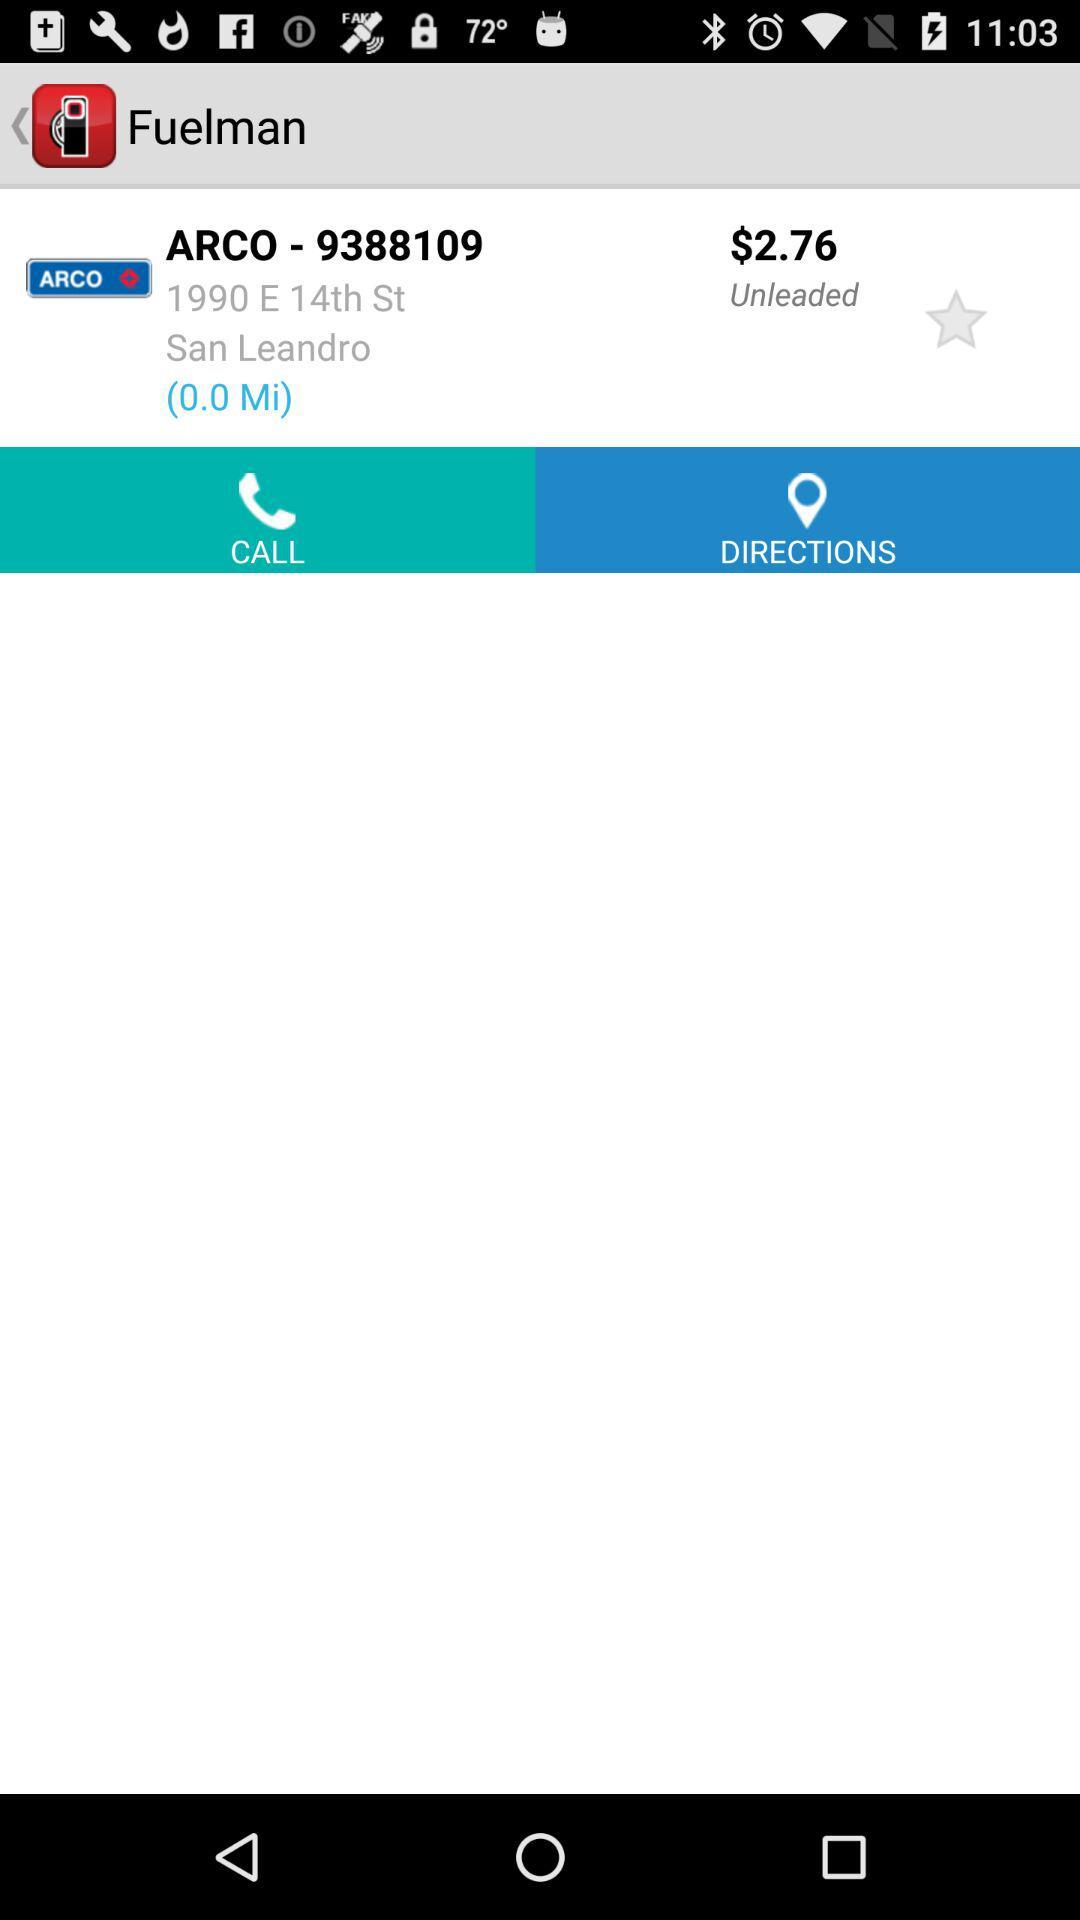  I want to click on the icon above directions icon, so click(955, 316).